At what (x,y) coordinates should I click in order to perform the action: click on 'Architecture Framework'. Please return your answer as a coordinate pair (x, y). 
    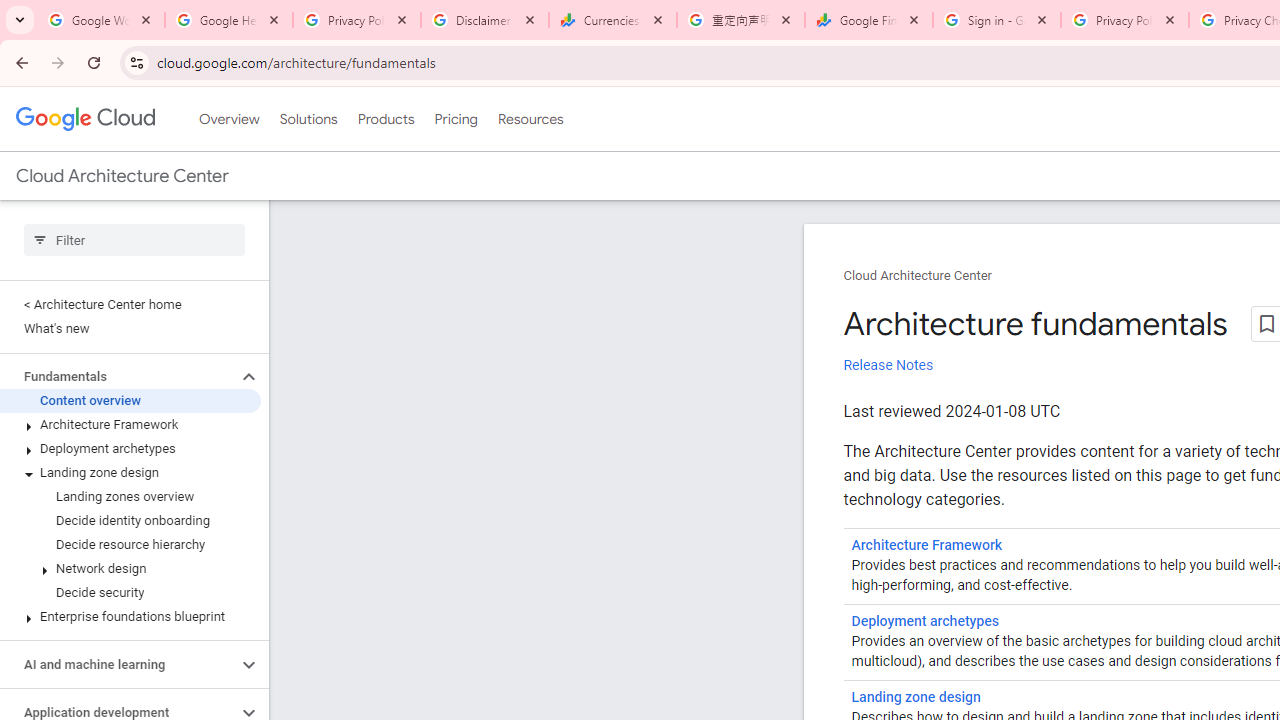
    Looking at the image, I should click on (926, 545).